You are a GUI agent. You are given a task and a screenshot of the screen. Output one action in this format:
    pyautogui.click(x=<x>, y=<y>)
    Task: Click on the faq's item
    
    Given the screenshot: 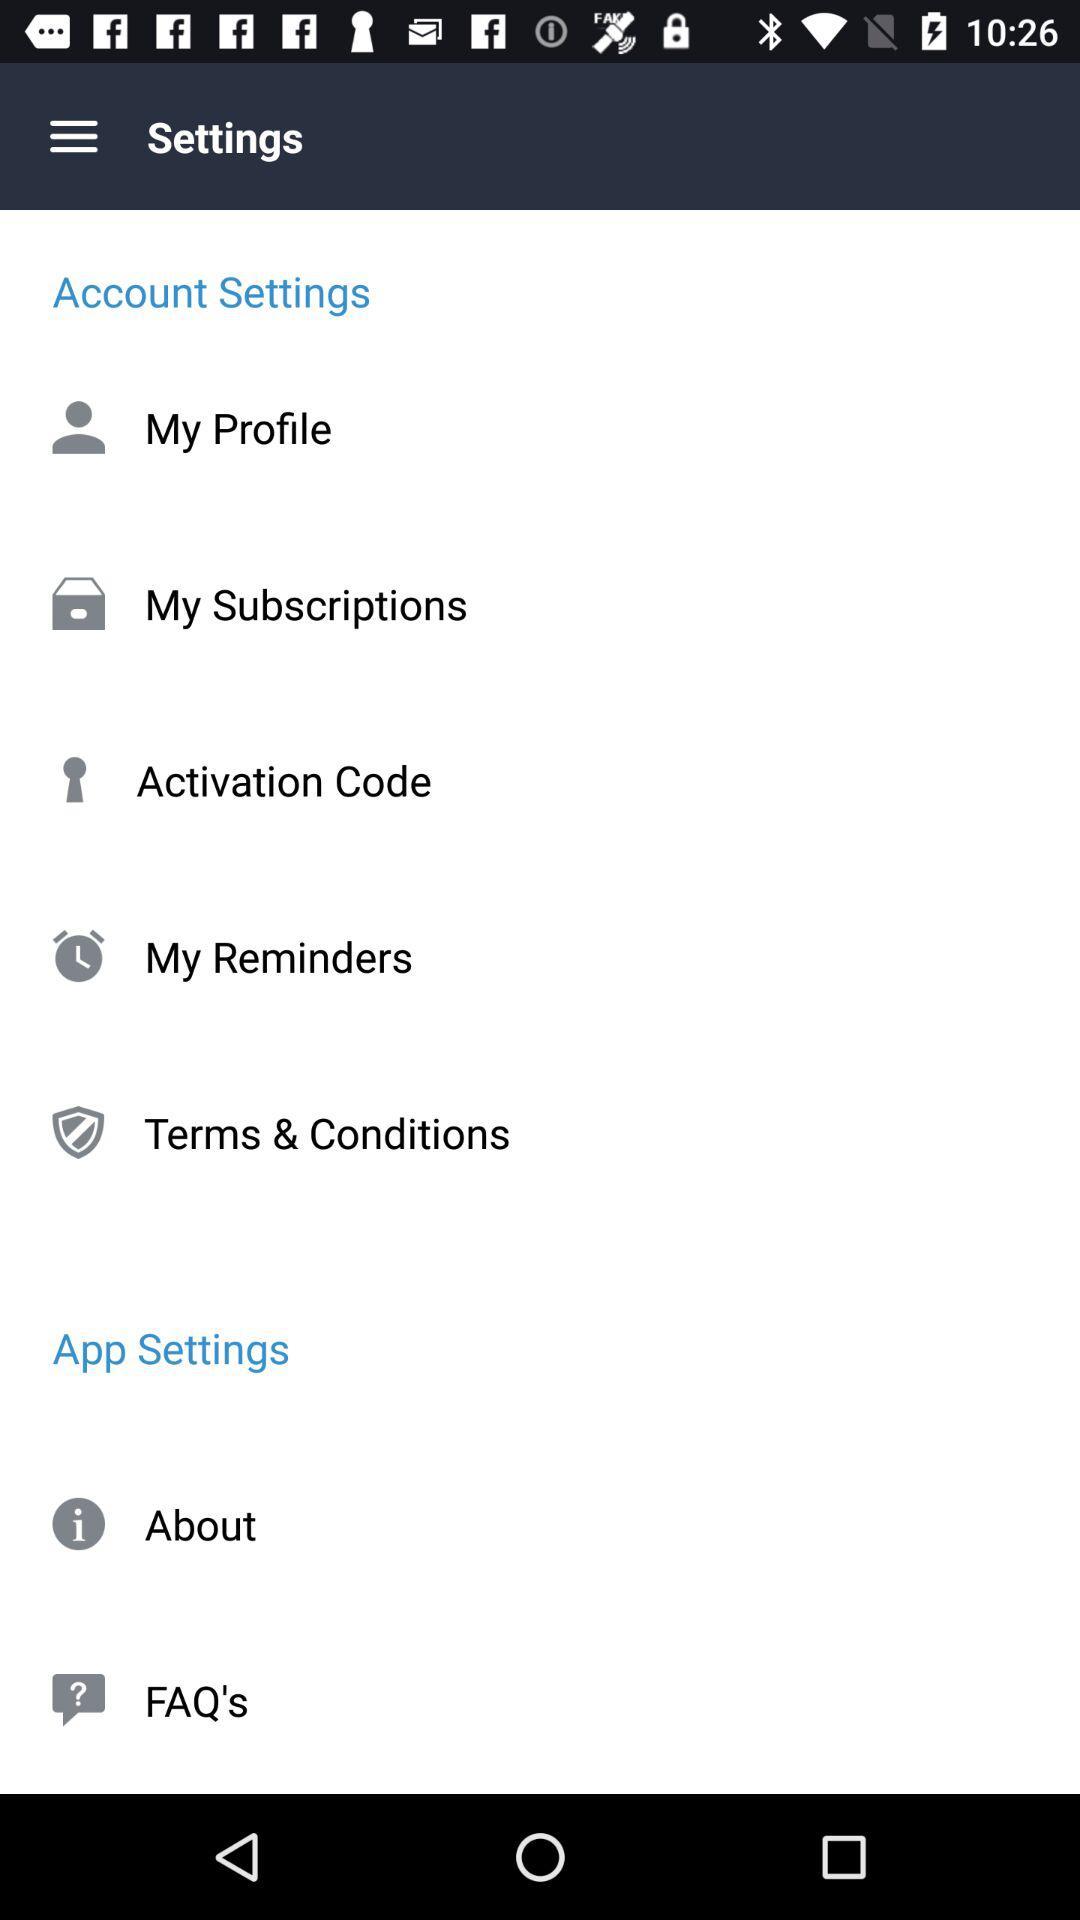 What is the action you would take?
    pyautogui.click(x=540, y=1699)
    